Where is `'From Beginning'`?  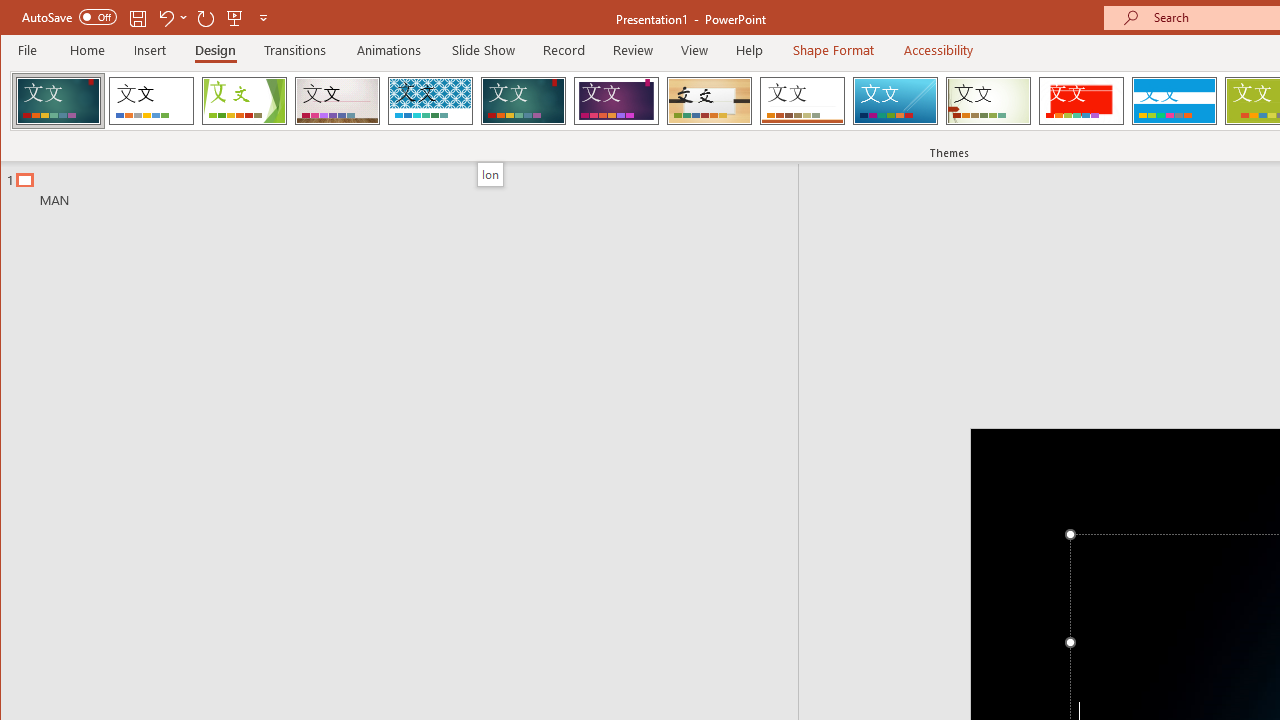 'From Beginning' is located at coordinates (235, 17).